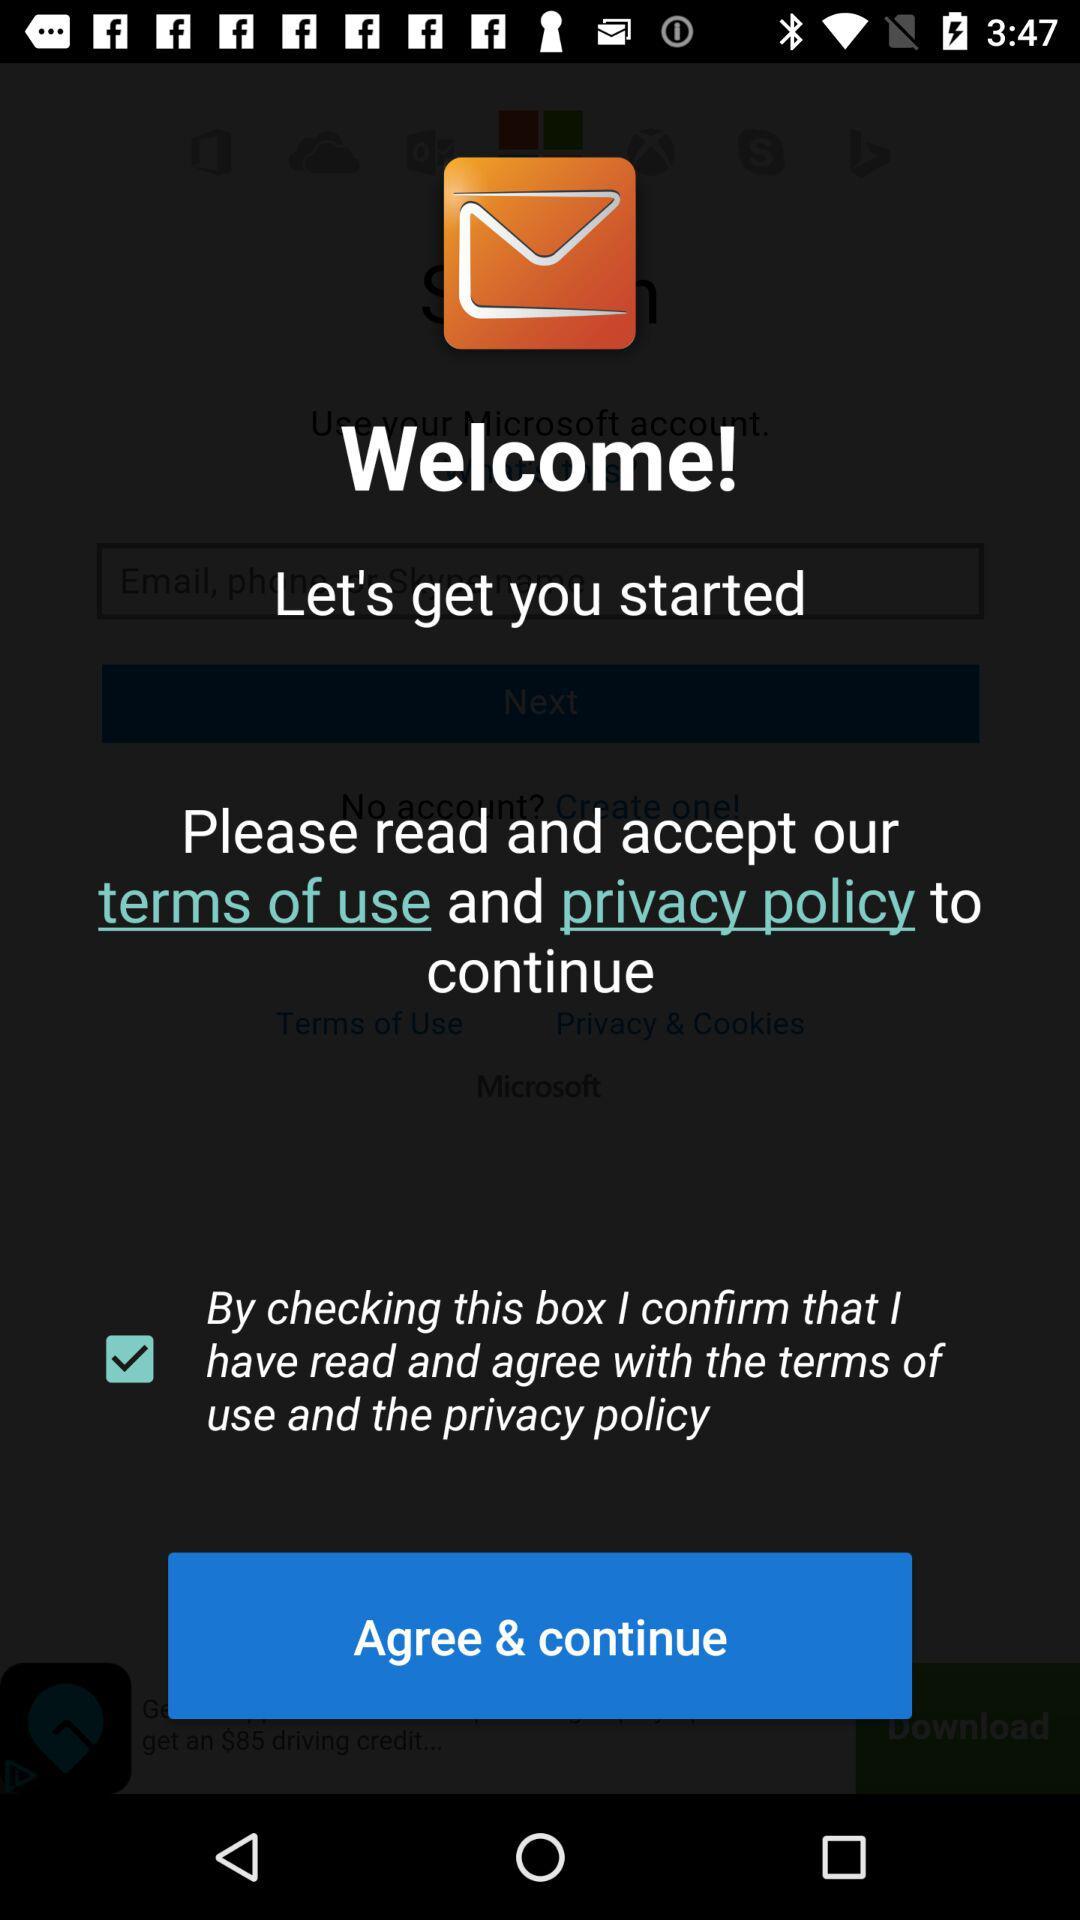 The width and height of the screenshot is (1080, 1920). What do you see at coordinates (129, 1359) in the screenshot?
I see `button above agree & continue icon` at bounding box center [129, 1359].